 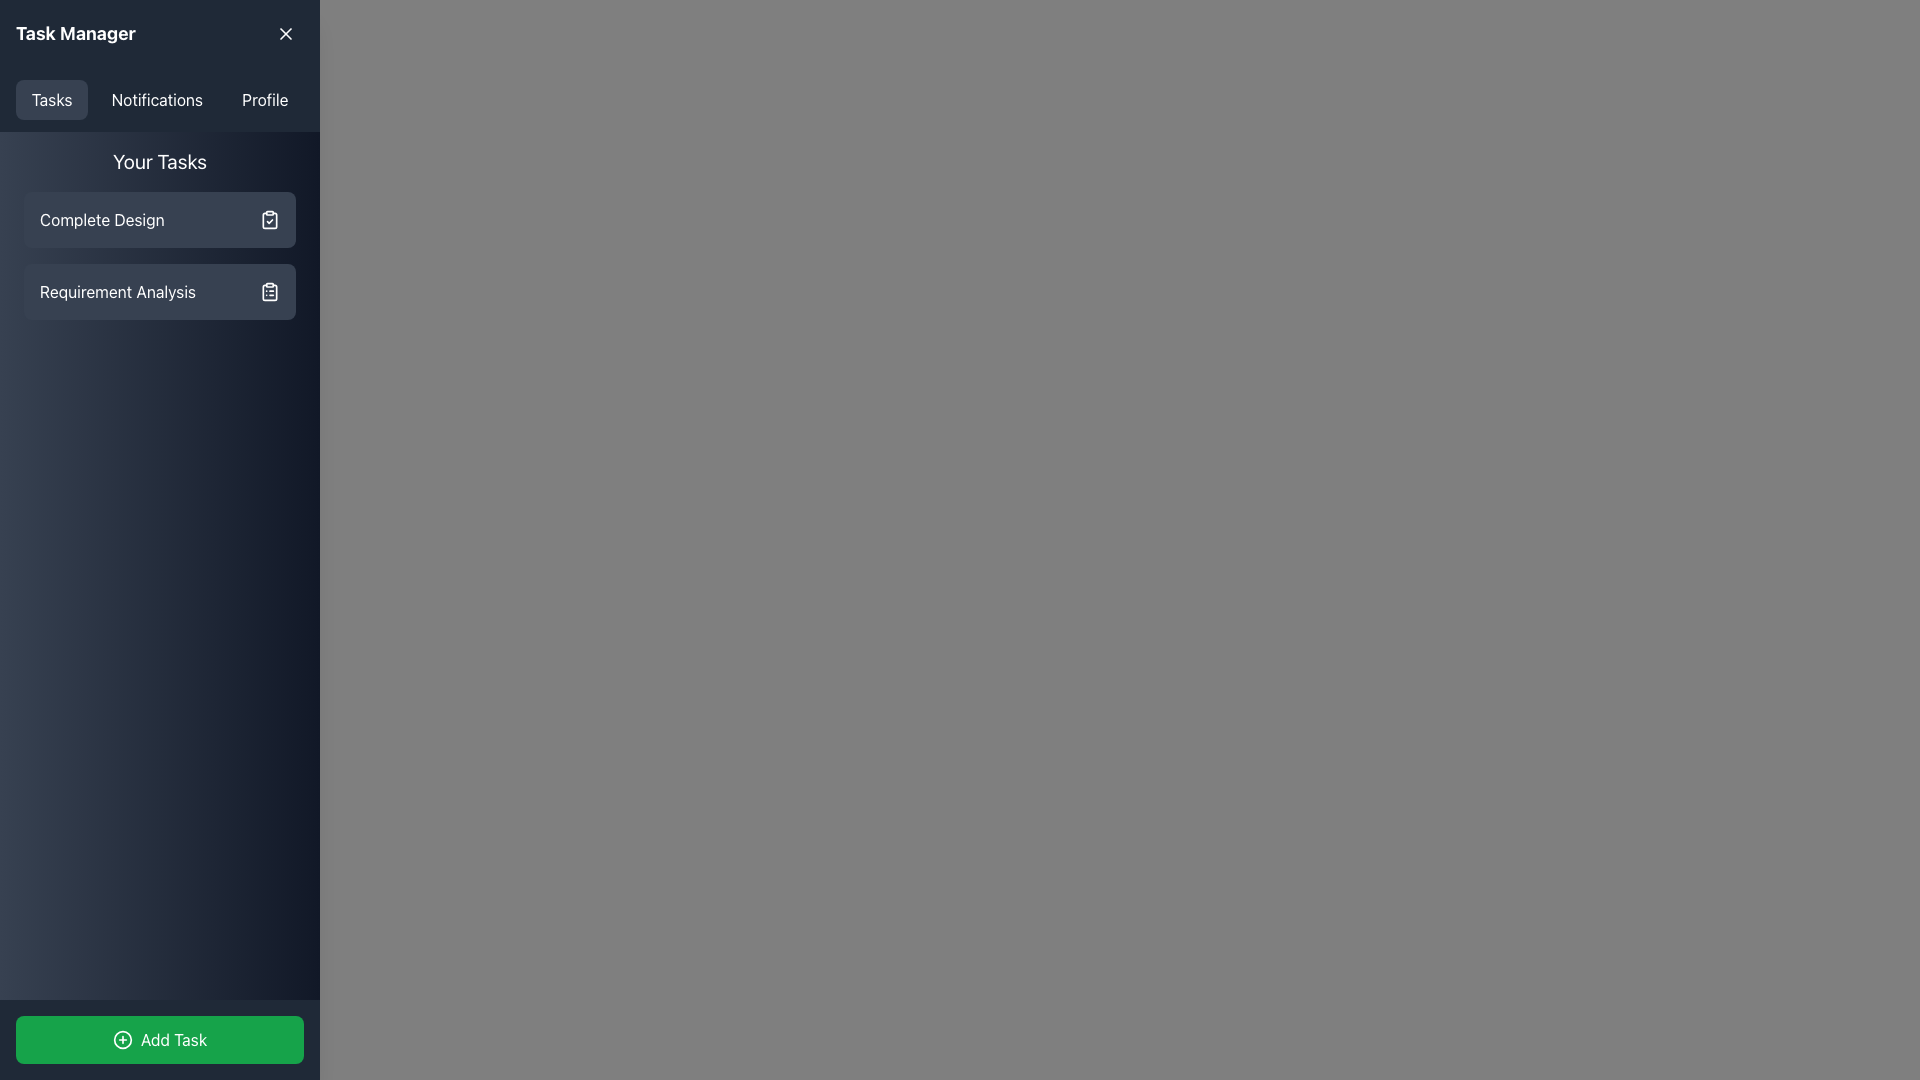 I want to click on the task item labeled 'Complete Design' which is displayed within a dark rectangular background with rounded corners, located in the 'Your Tasks' panel, so click(x=158, y=254).